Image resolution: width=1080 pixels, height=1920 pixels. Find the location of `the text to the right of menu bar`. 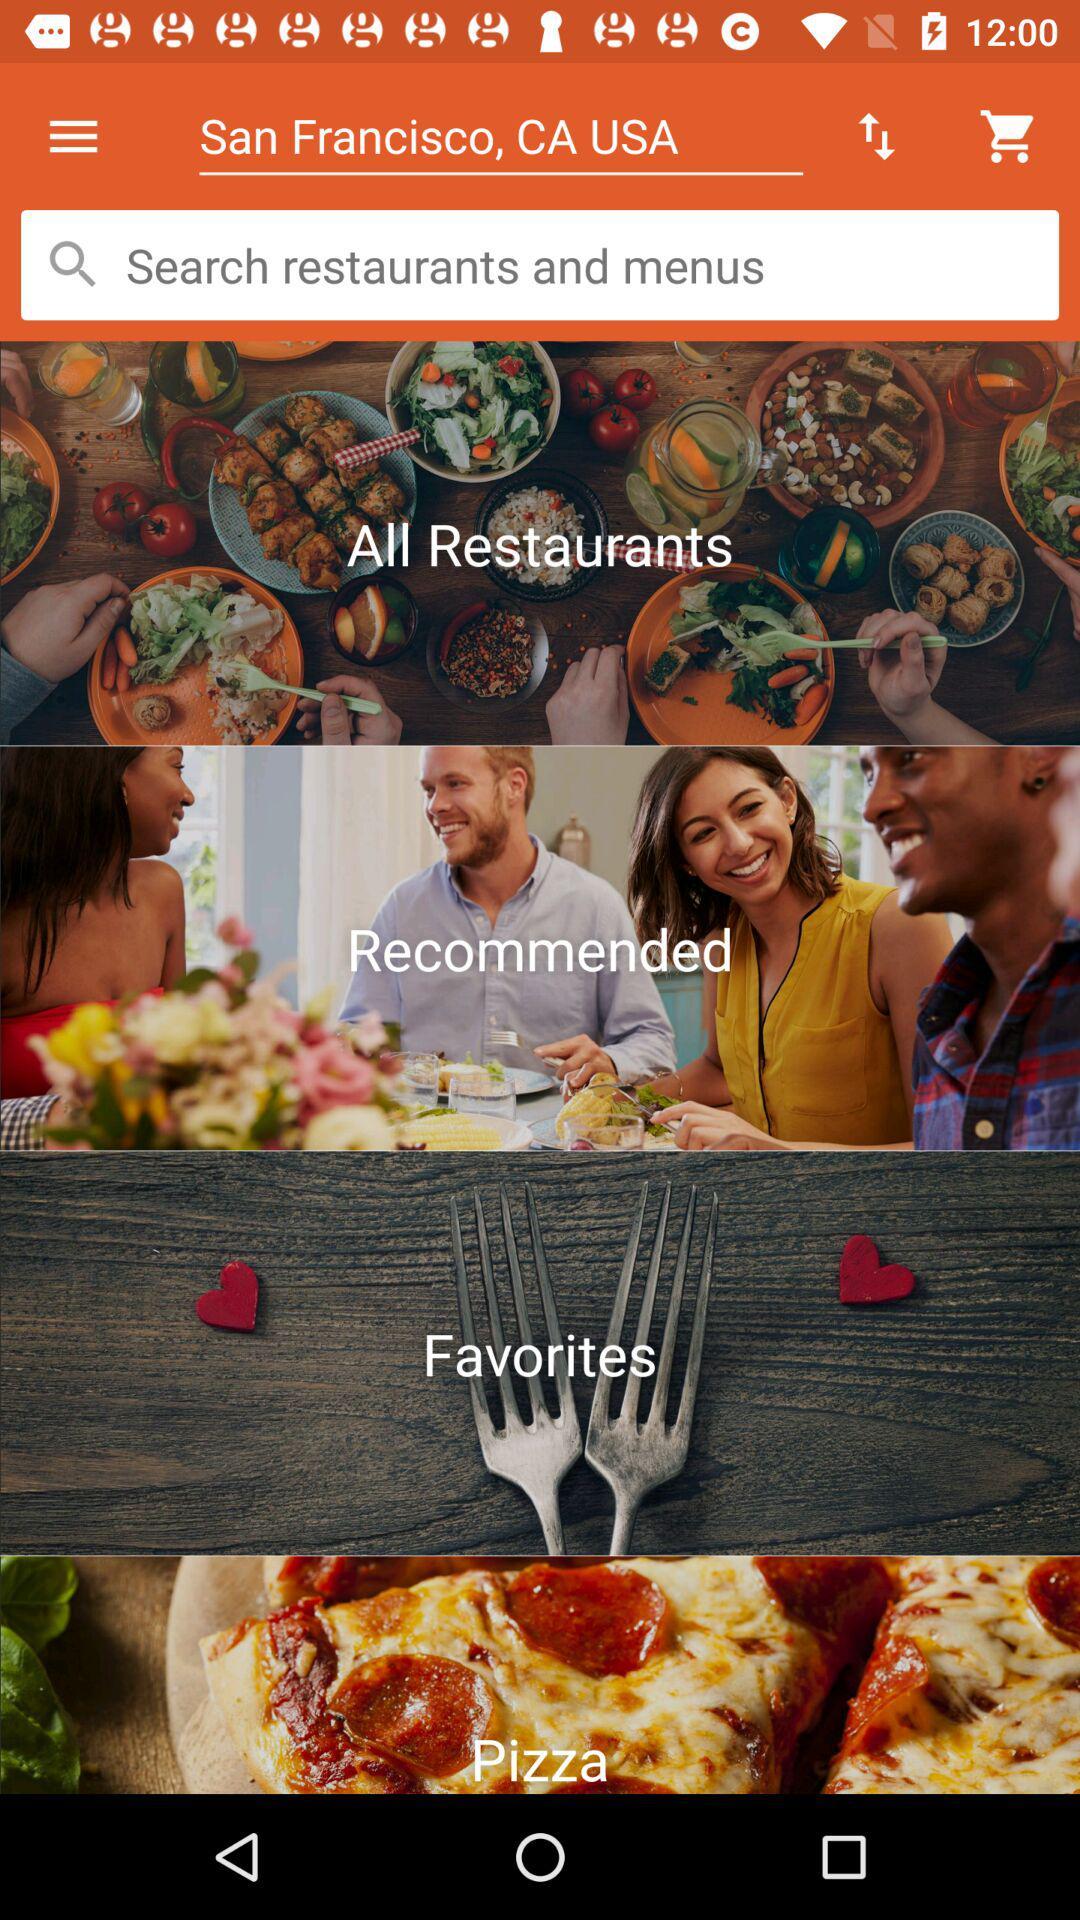

the text to the right of menu bar is located at coordinates (500, 135).